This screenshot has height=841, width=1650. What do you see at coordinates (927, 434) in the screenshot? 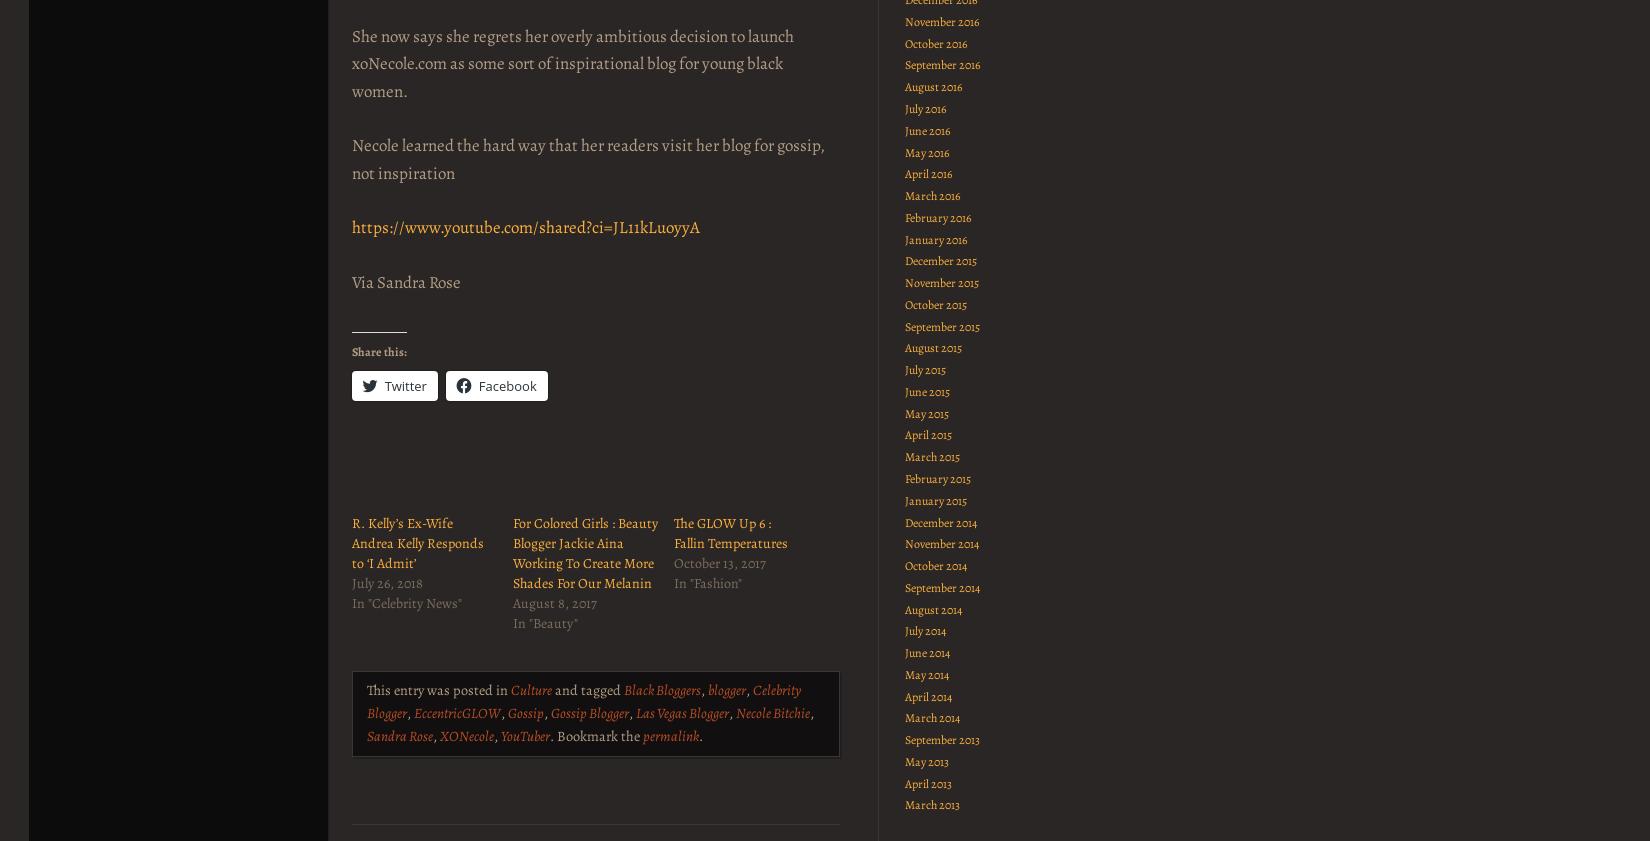
I see `'April 2015'` at bounding box center [927, 434].